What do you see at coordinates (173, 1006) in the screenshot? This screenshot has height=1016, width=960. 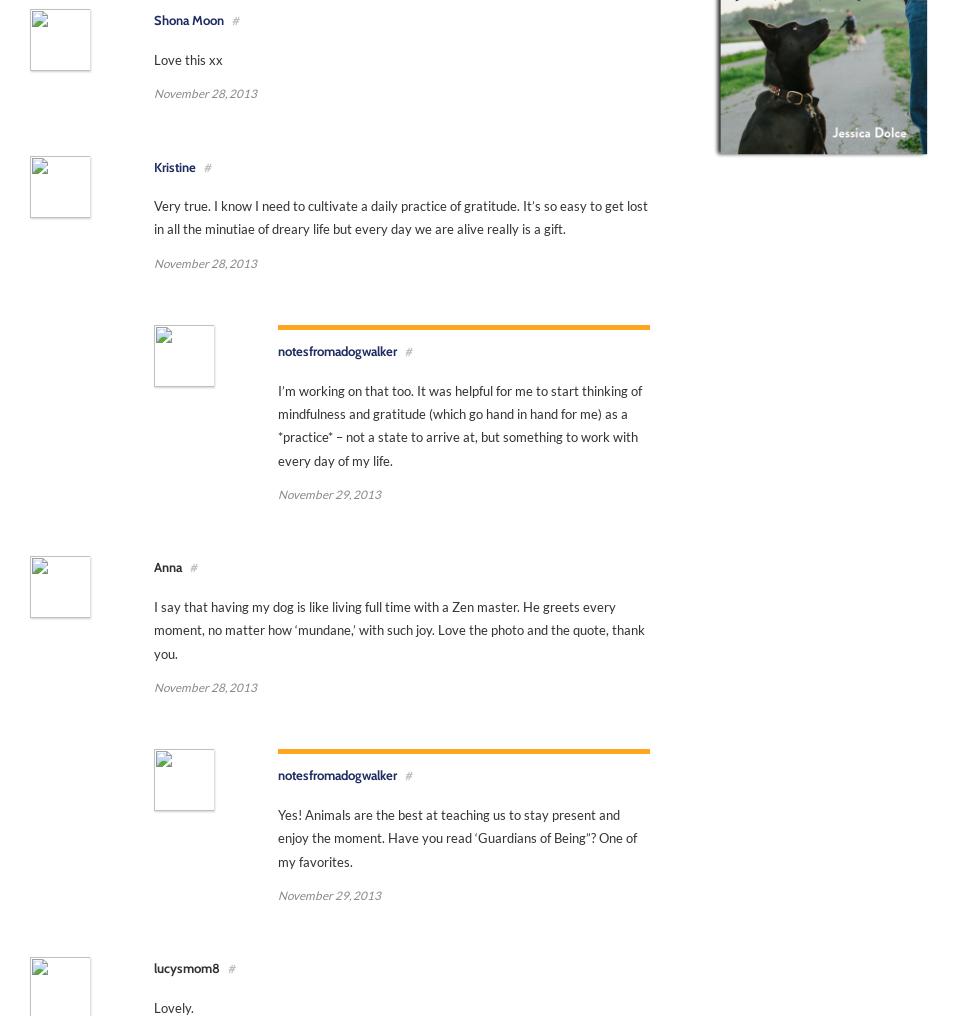 I see `'Lovely.'` at bounding box center [173, 1006].